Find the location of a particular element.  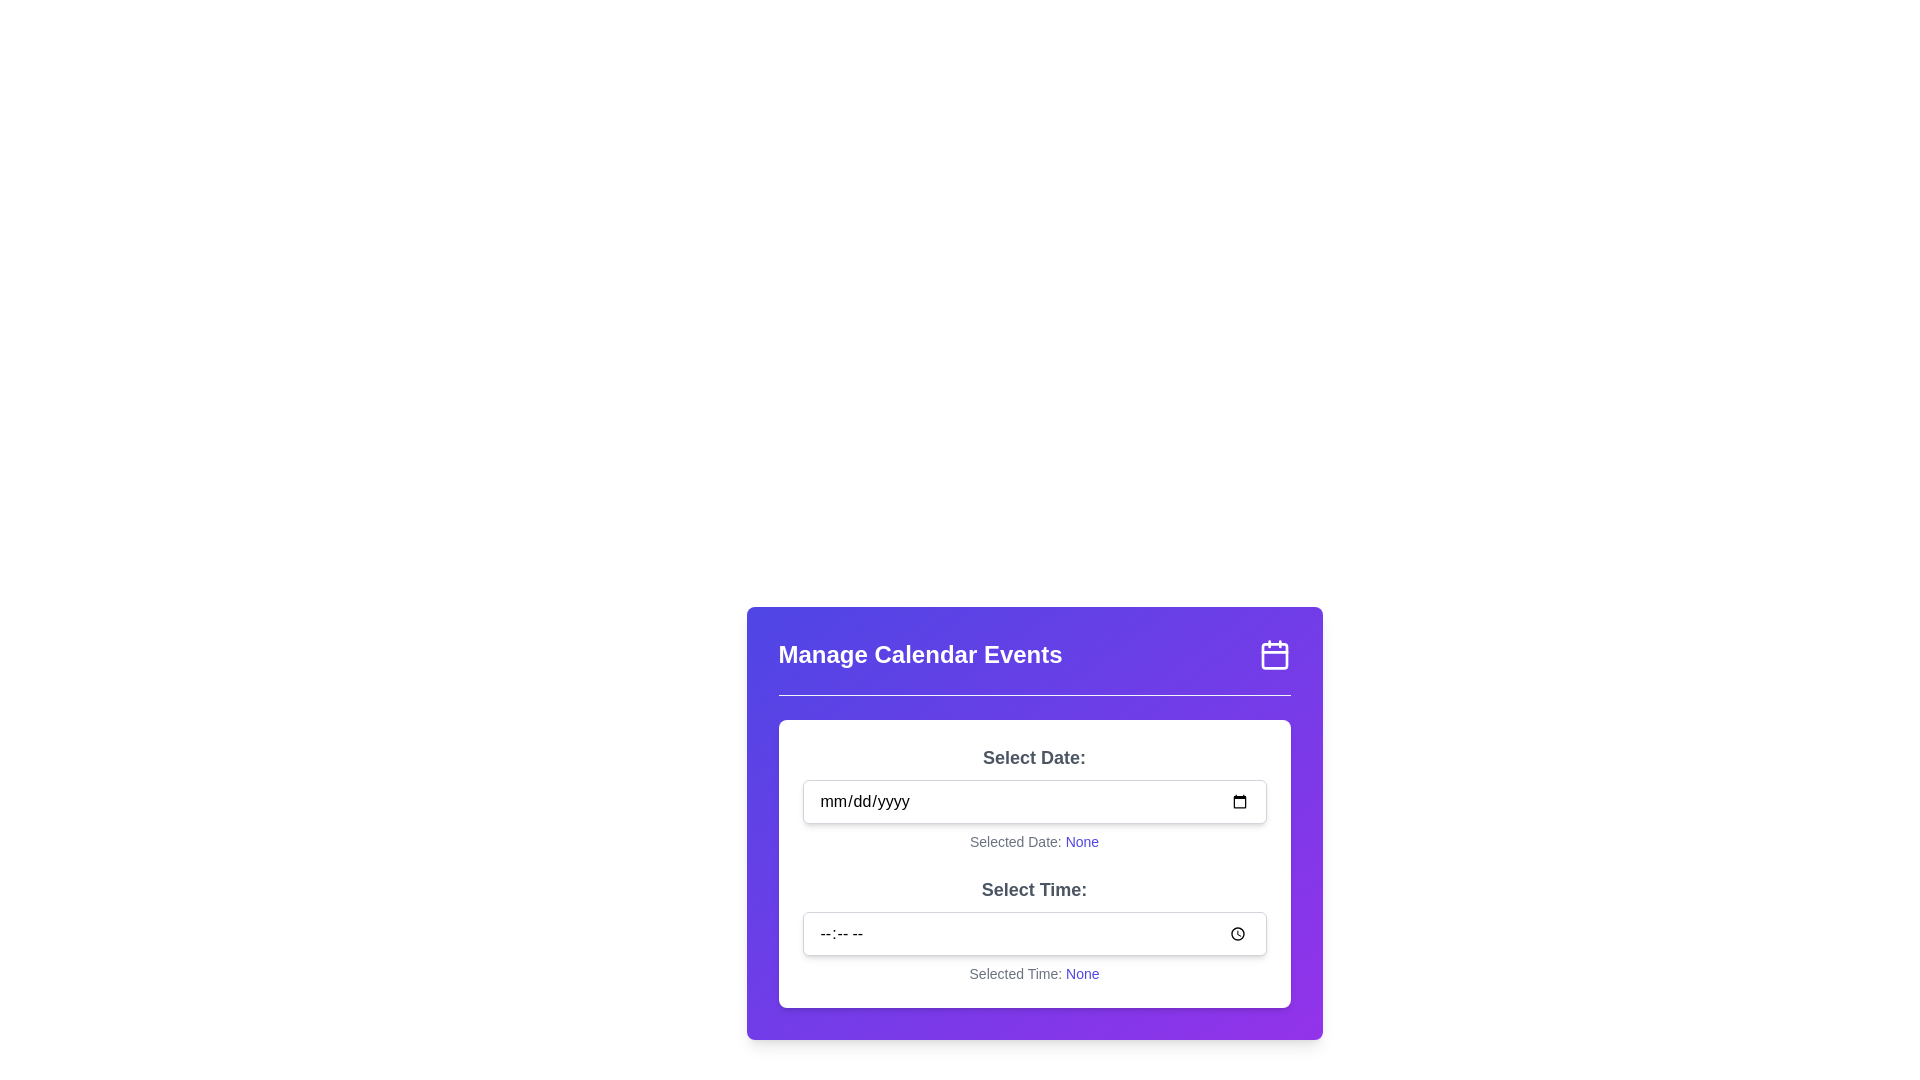

the text display element that shows 'Selected Date: None' in a smaller gray font with 'None' styled in blue, positioned below the date input field is located at coordinates (1034, 841).